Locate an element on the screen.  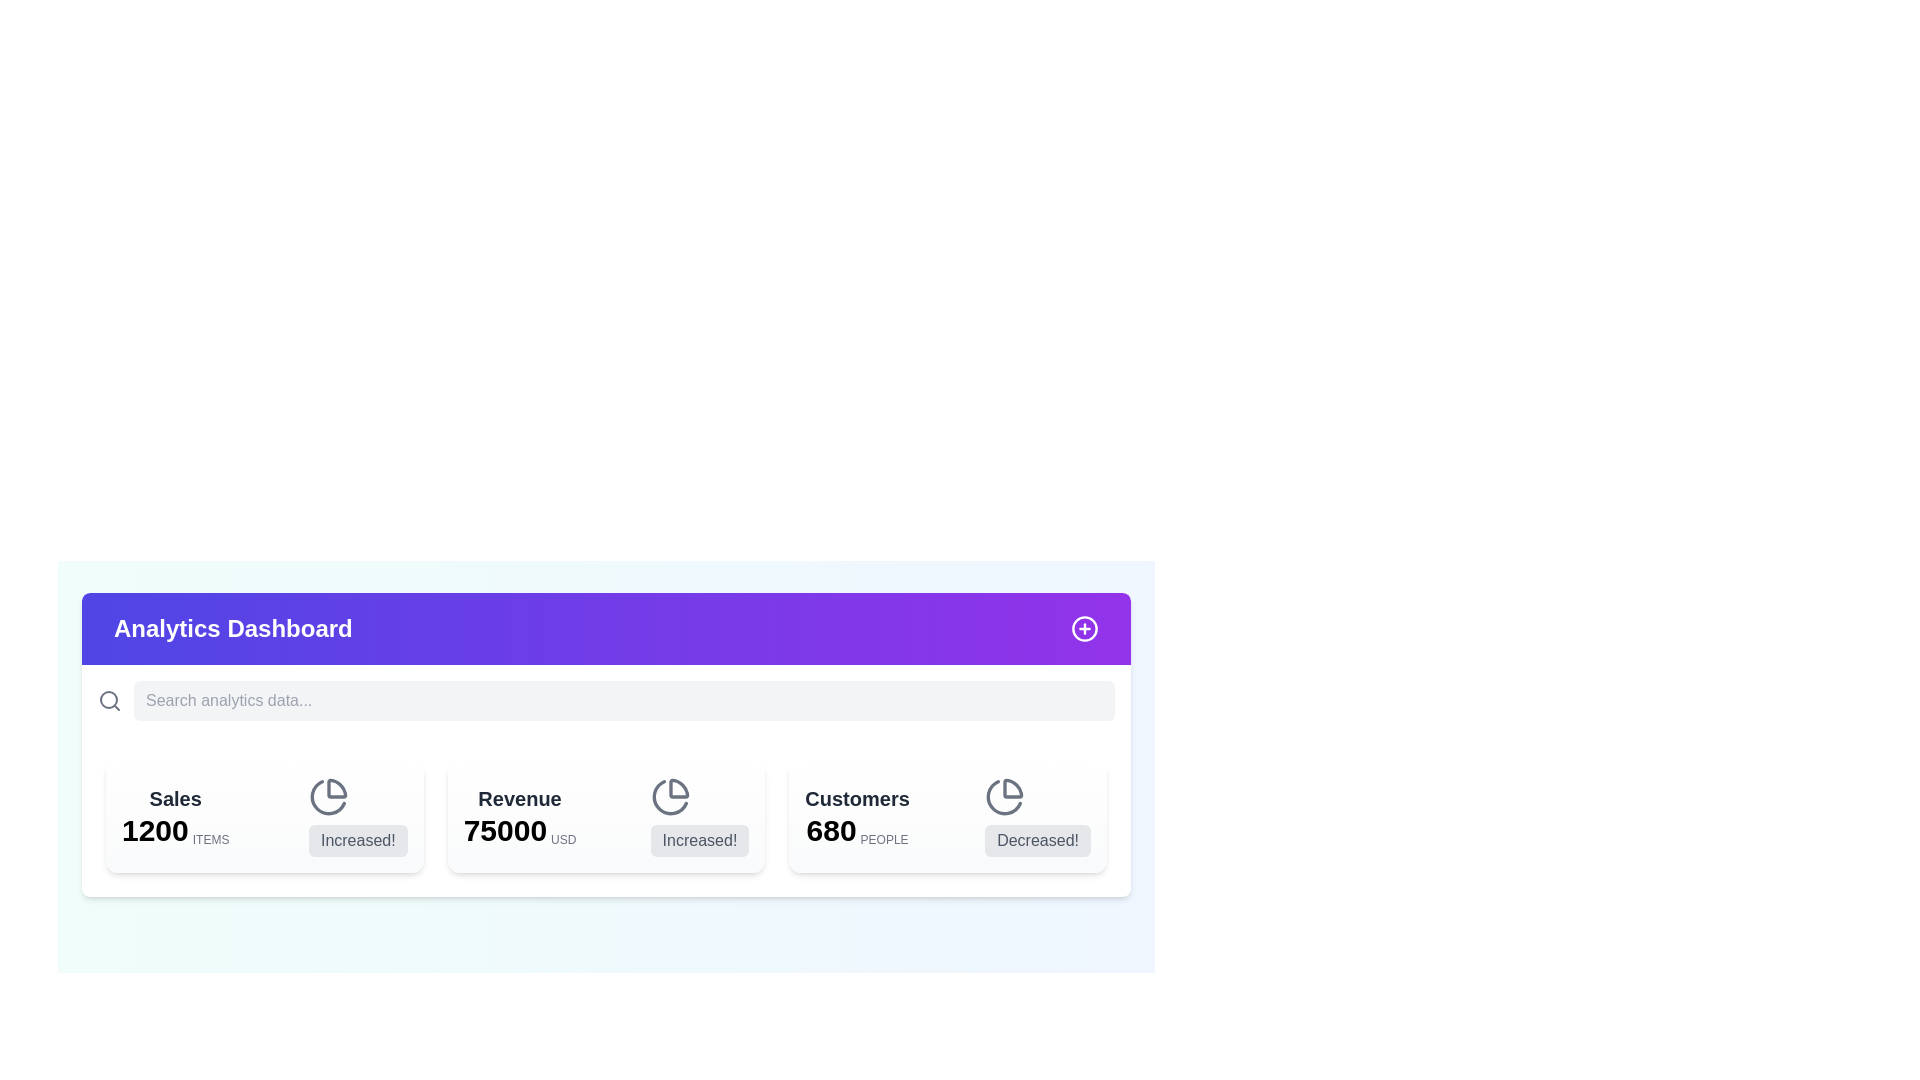
the text label indicating that the value represents people, located at the bottom-right part of the 'Customers' card, to the right of the number '680' is located at coordinates (883, 840).